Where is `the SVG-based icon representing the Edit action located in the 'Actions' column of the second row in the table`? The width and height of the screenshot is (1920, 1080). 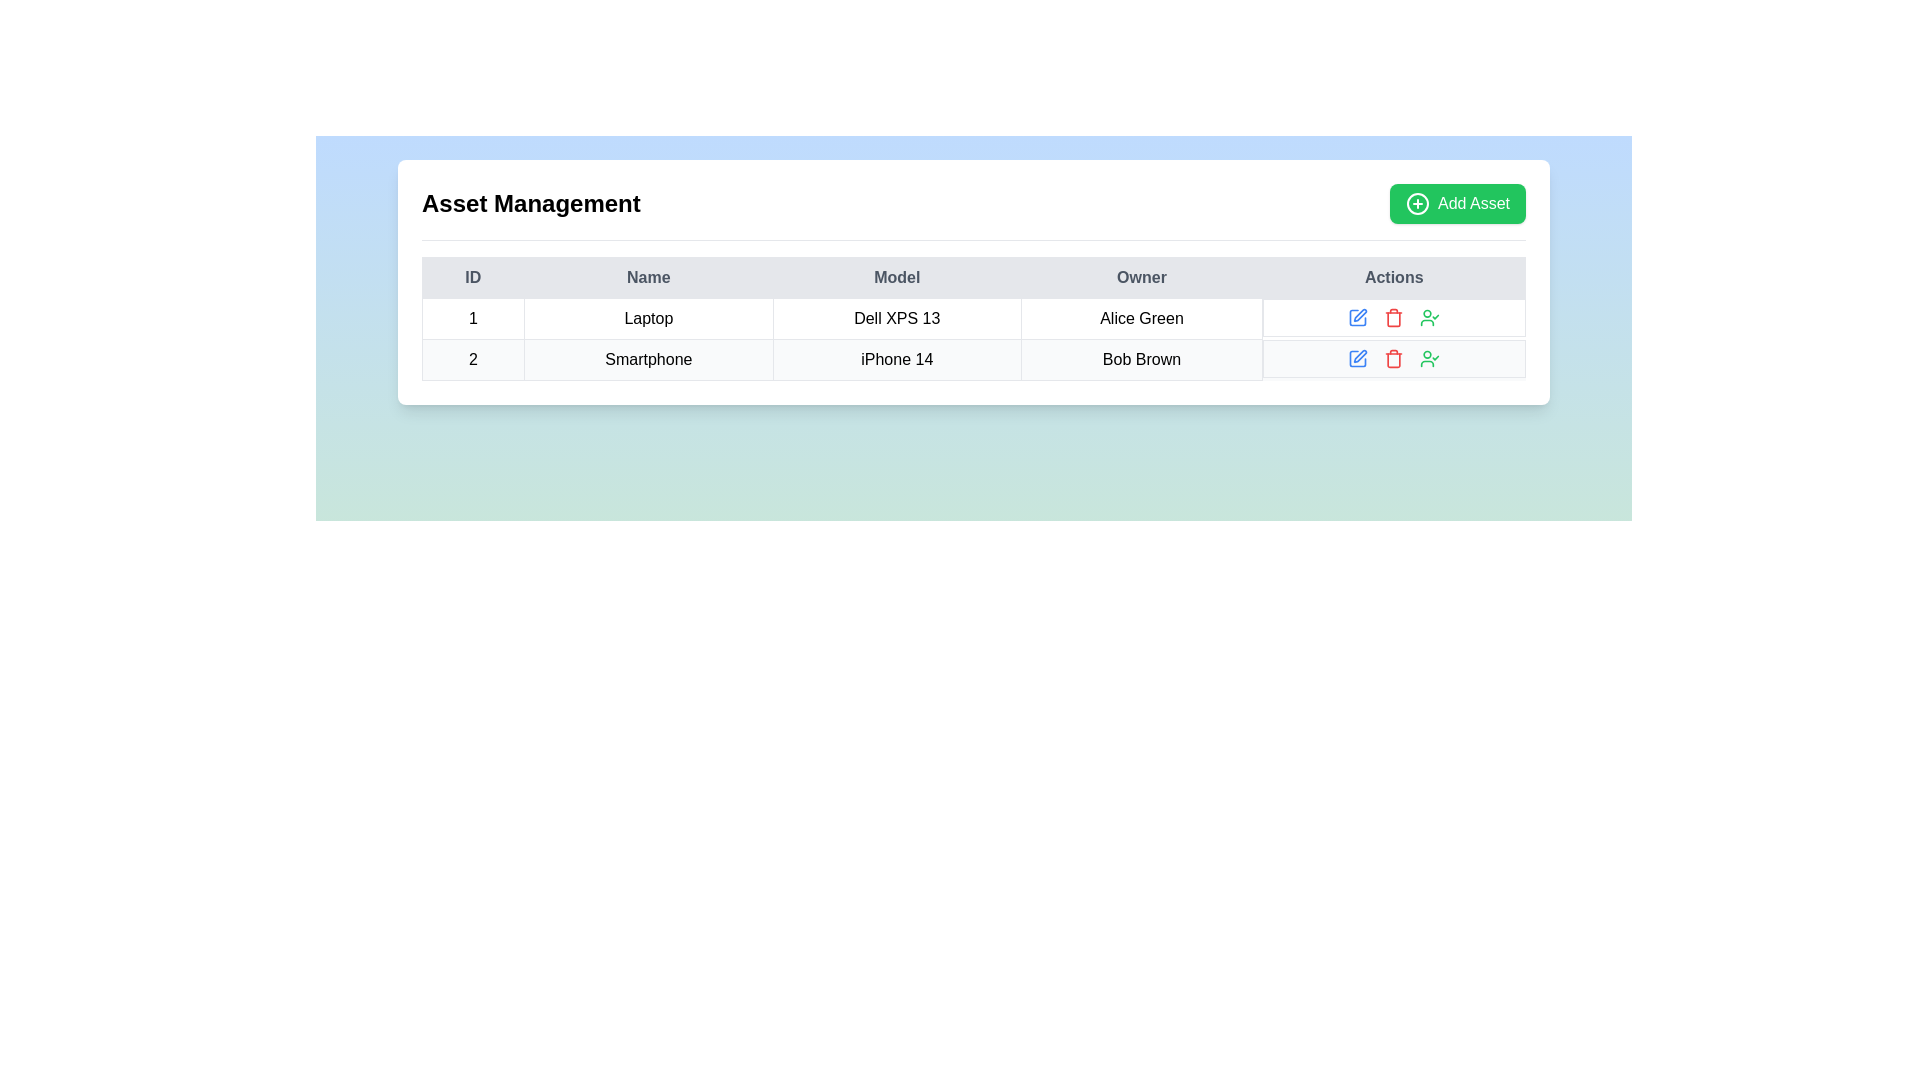
the SVG-based icon representing the Edit action located in the 'Actions' column of the second row in the table is located at coordinates (1358, 357).